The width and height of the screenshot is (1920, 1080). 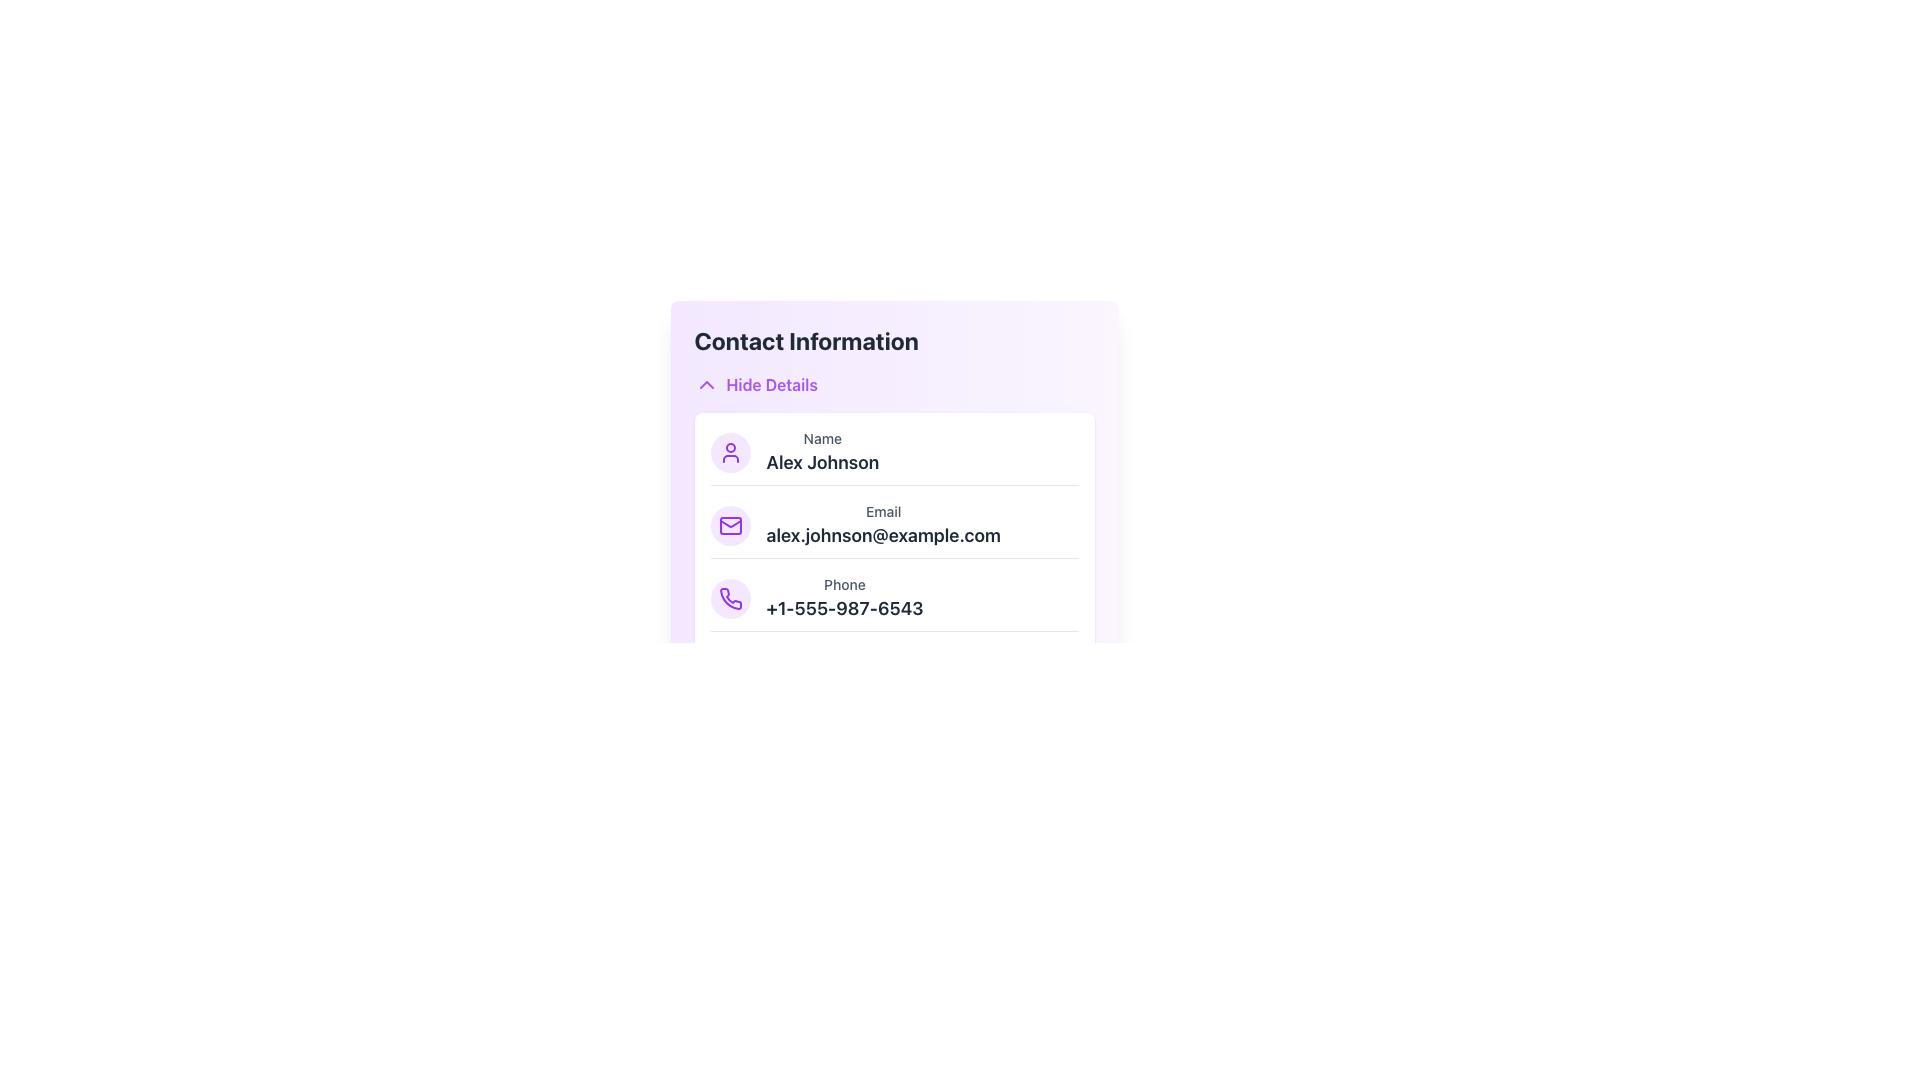 I want to click on the clickable section labeled 'Hide Details' by clicking the upward-pointing chevron icon styled in purple, which is located to the left of the label, so click(x=706, y=385).